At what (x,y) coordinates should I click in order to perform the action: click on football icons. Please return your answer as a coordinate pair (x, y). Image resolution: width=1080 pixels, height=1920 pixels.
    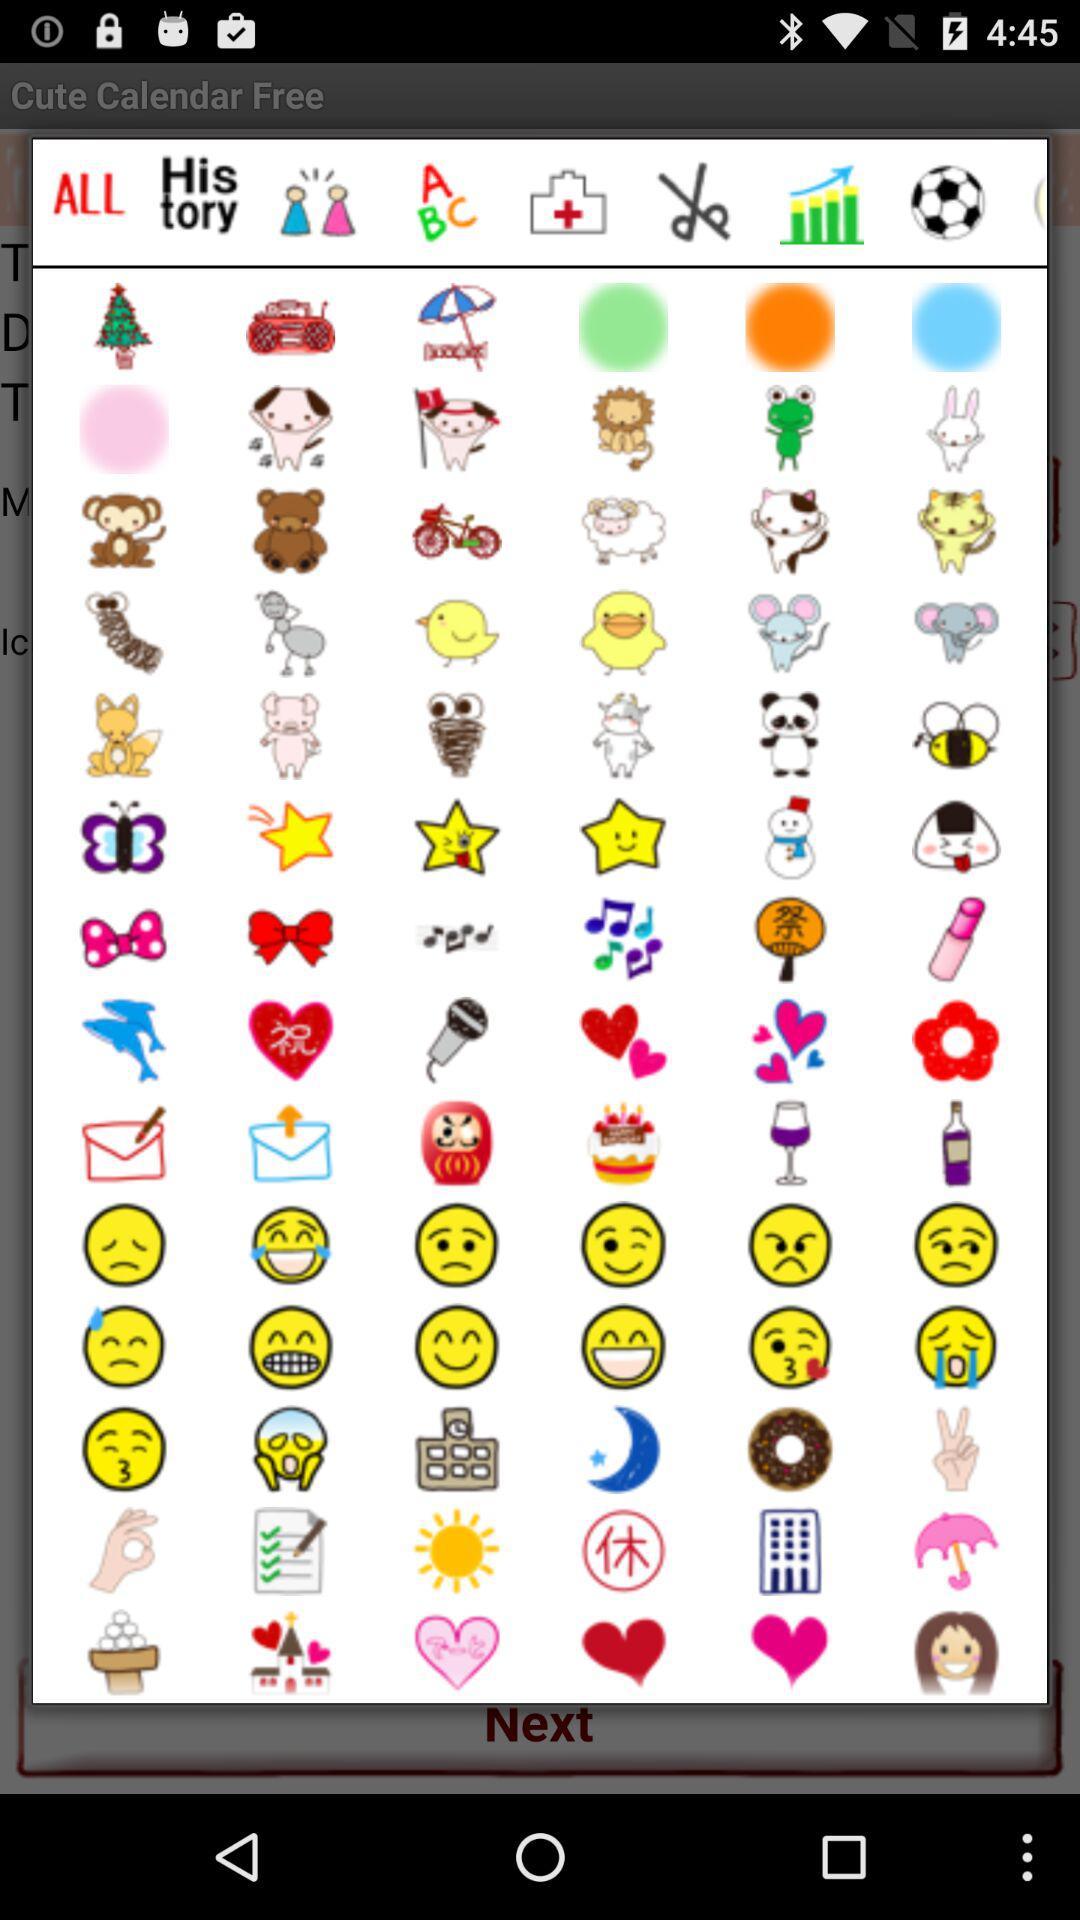
    Looking at the image, I should click on (947, 202).